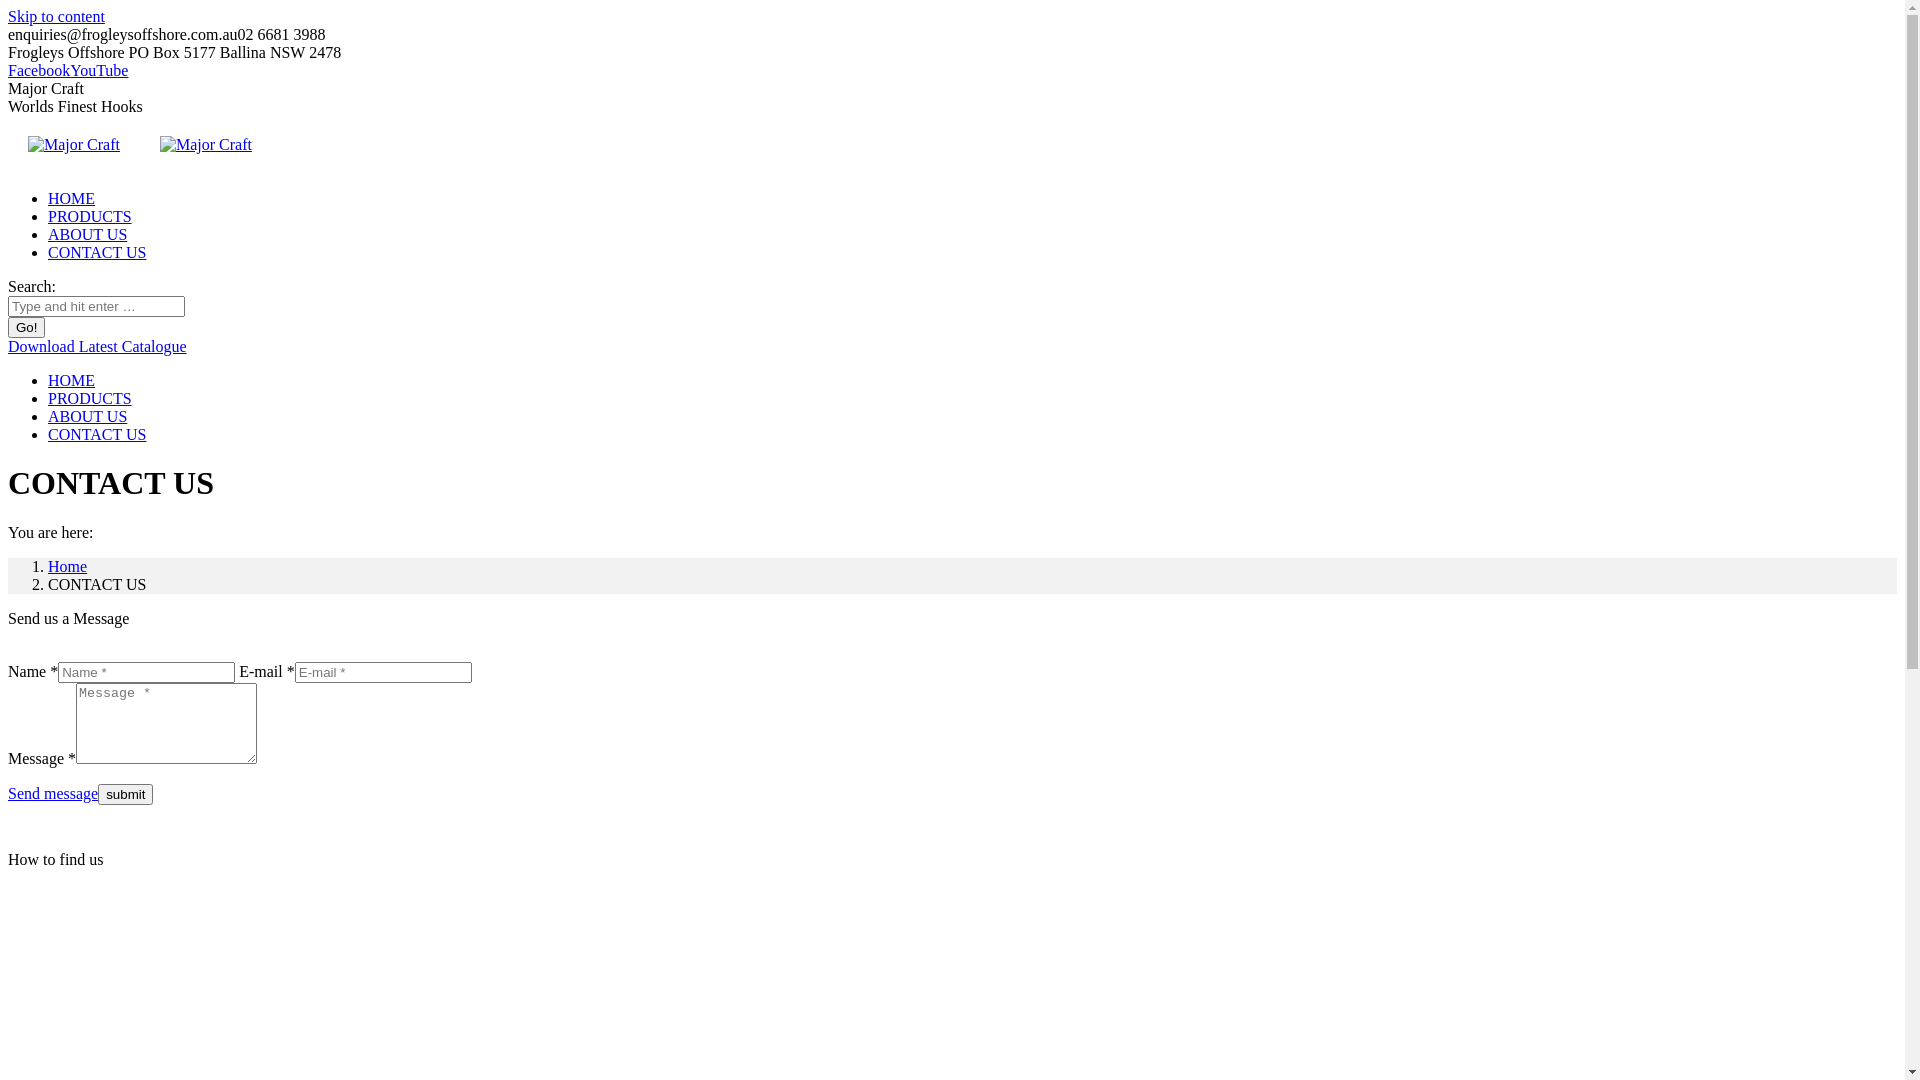 The width and height of the screenshot is (1920, 1080). I want to click on 'ABOUT US', so click(86, 233).